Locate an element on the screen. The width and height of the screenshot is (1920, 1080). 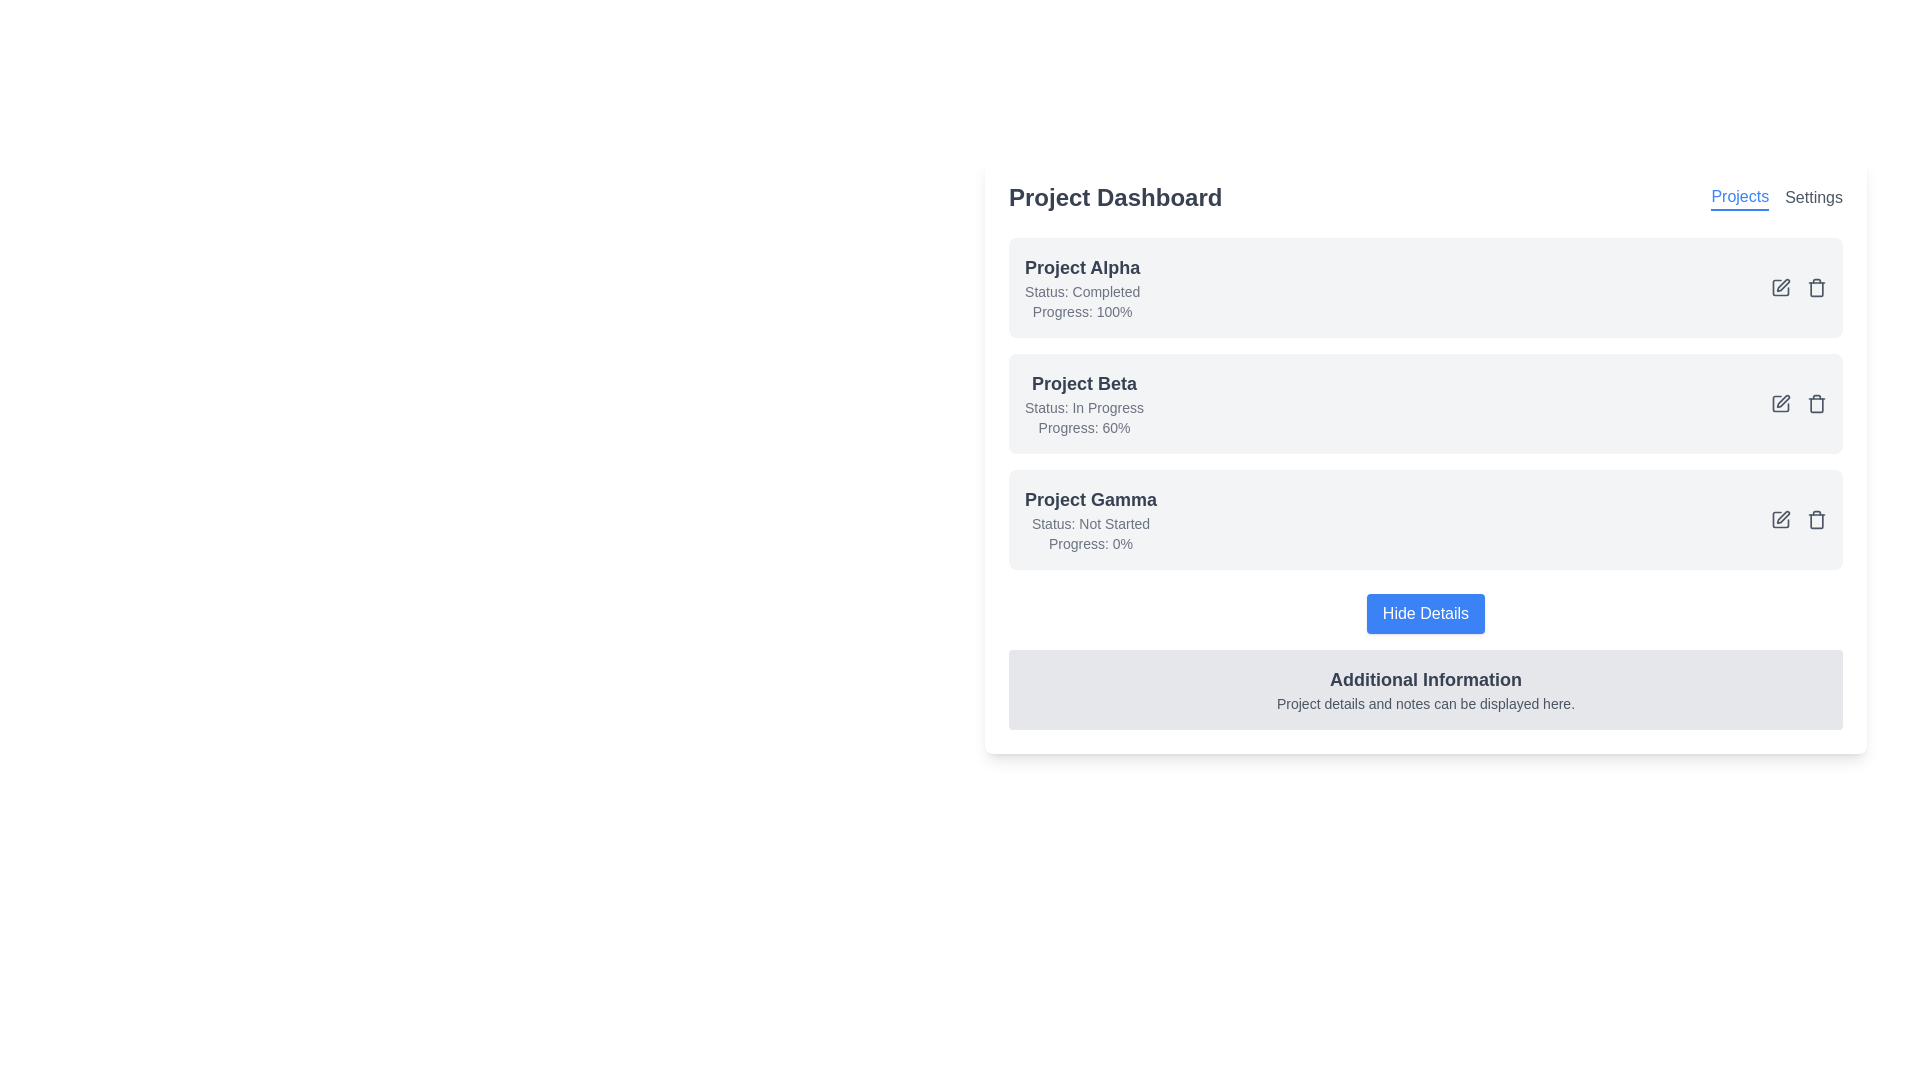
the editing icon for 'Project Gamma' is located at coordinates (1783, 516).